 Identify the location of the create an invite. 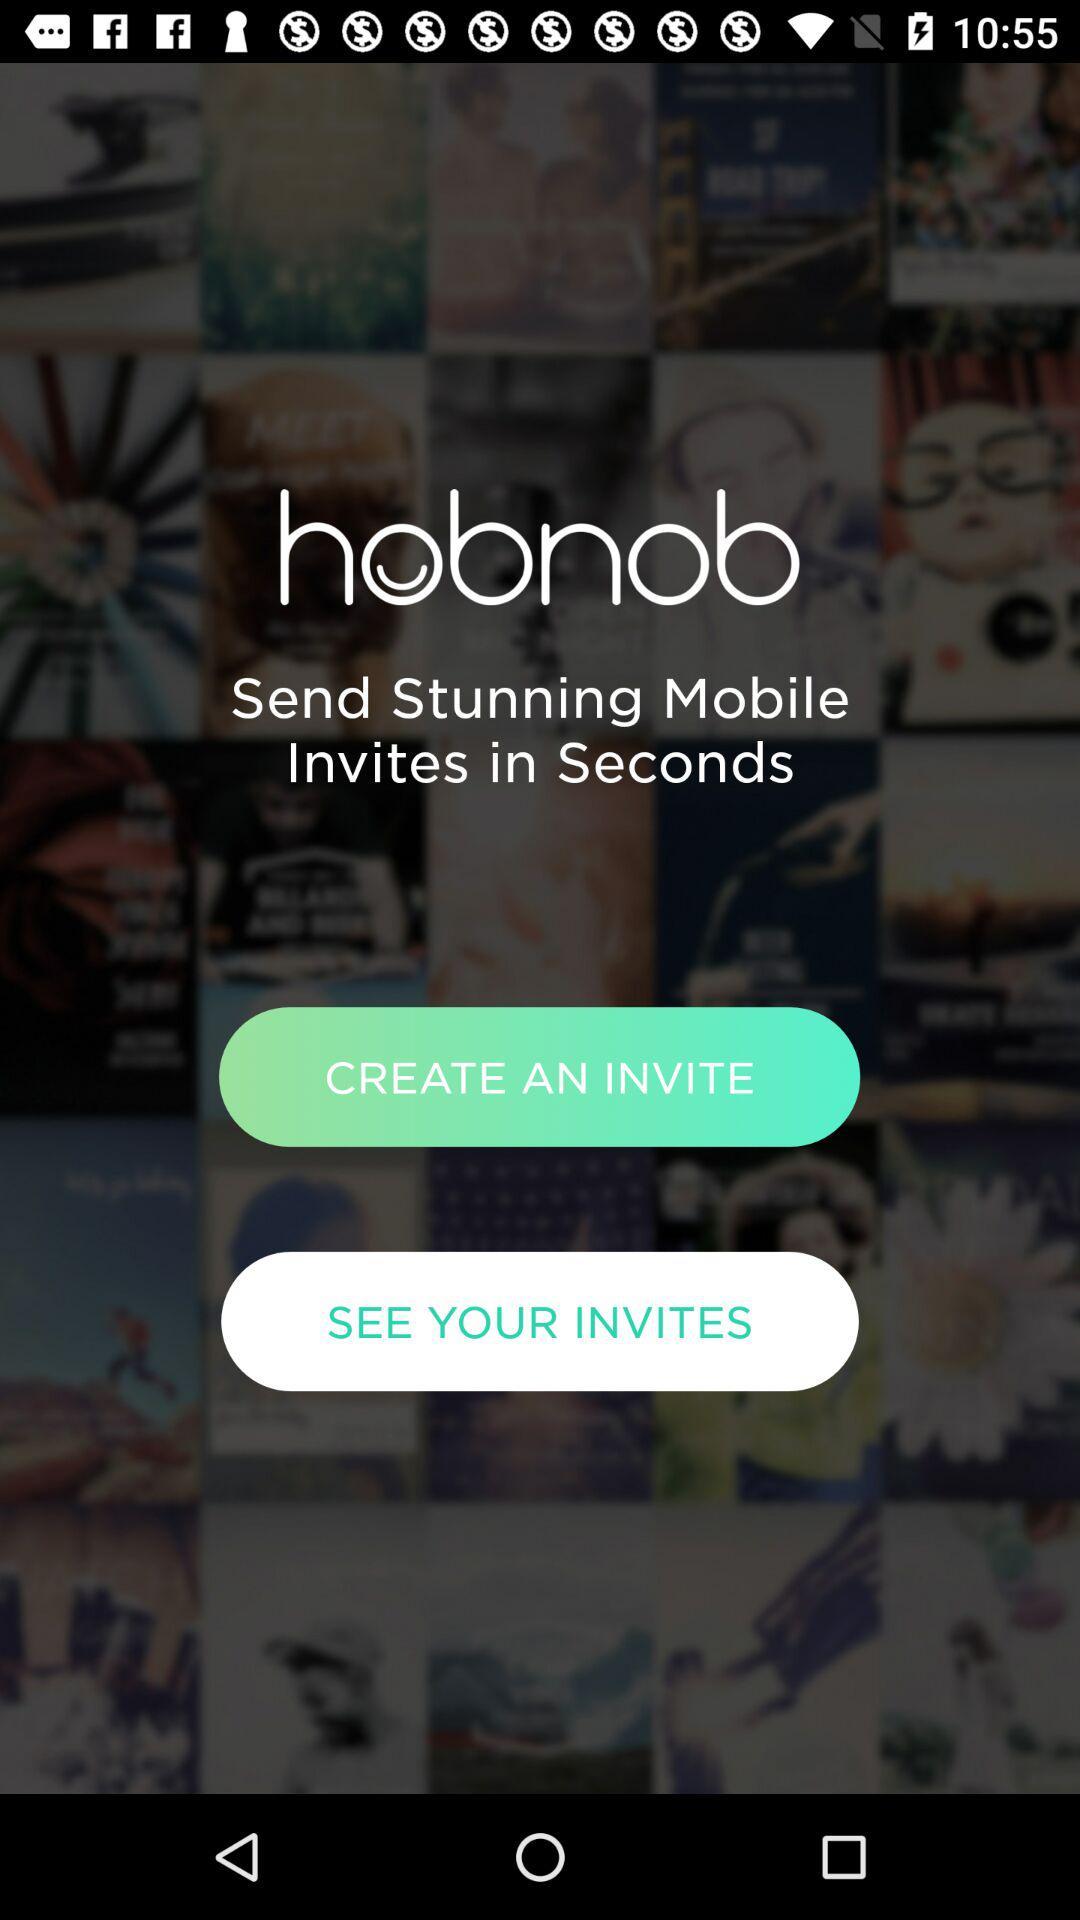
(538, 1075).